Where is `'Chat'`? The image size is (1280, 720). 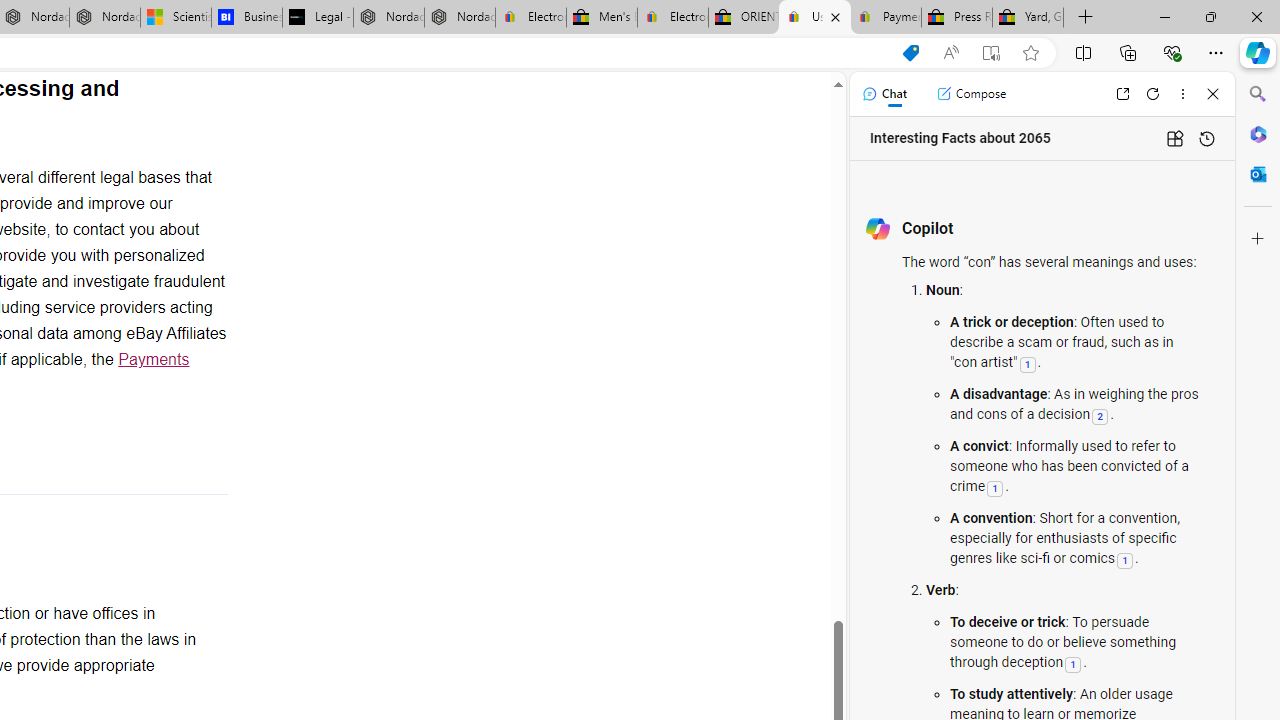 'Chat' is located at coordinates (883, 93).